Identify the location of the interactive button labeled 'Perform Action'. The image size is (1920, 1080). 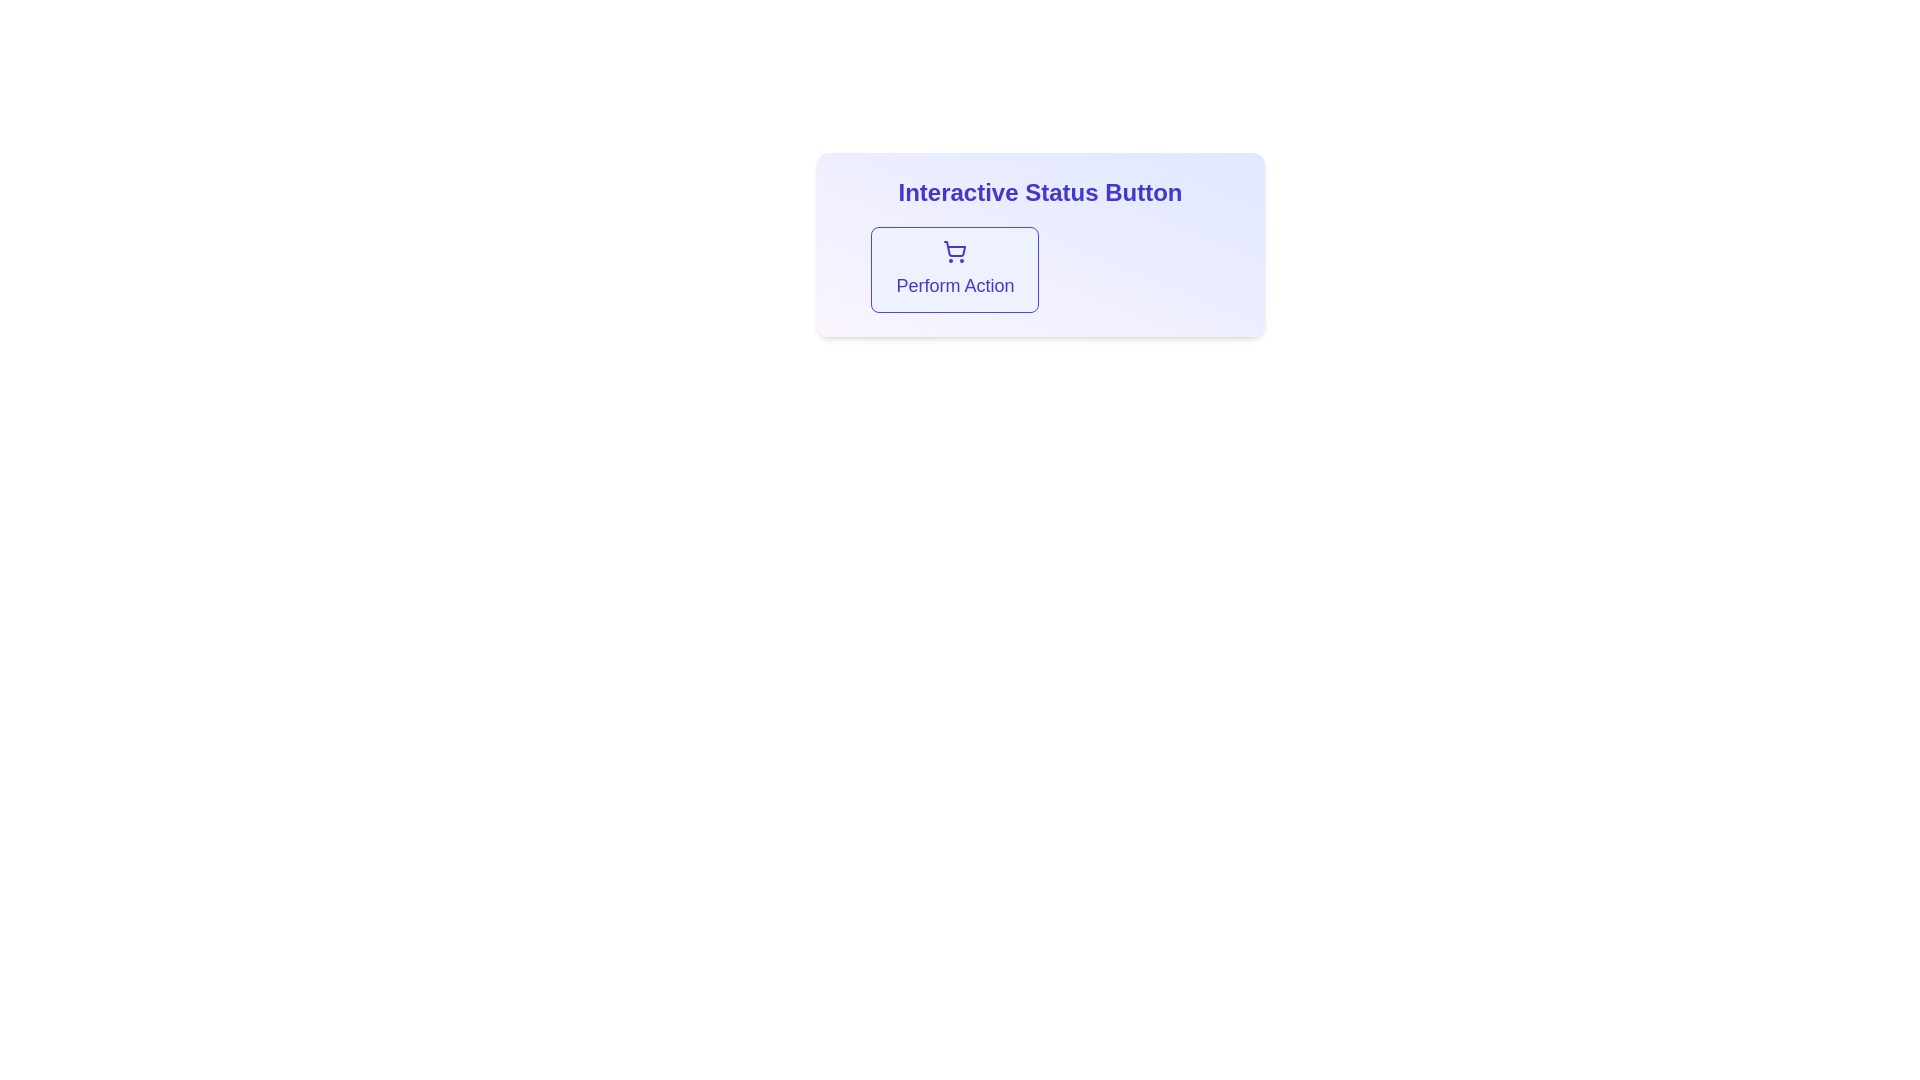
(954, 270).